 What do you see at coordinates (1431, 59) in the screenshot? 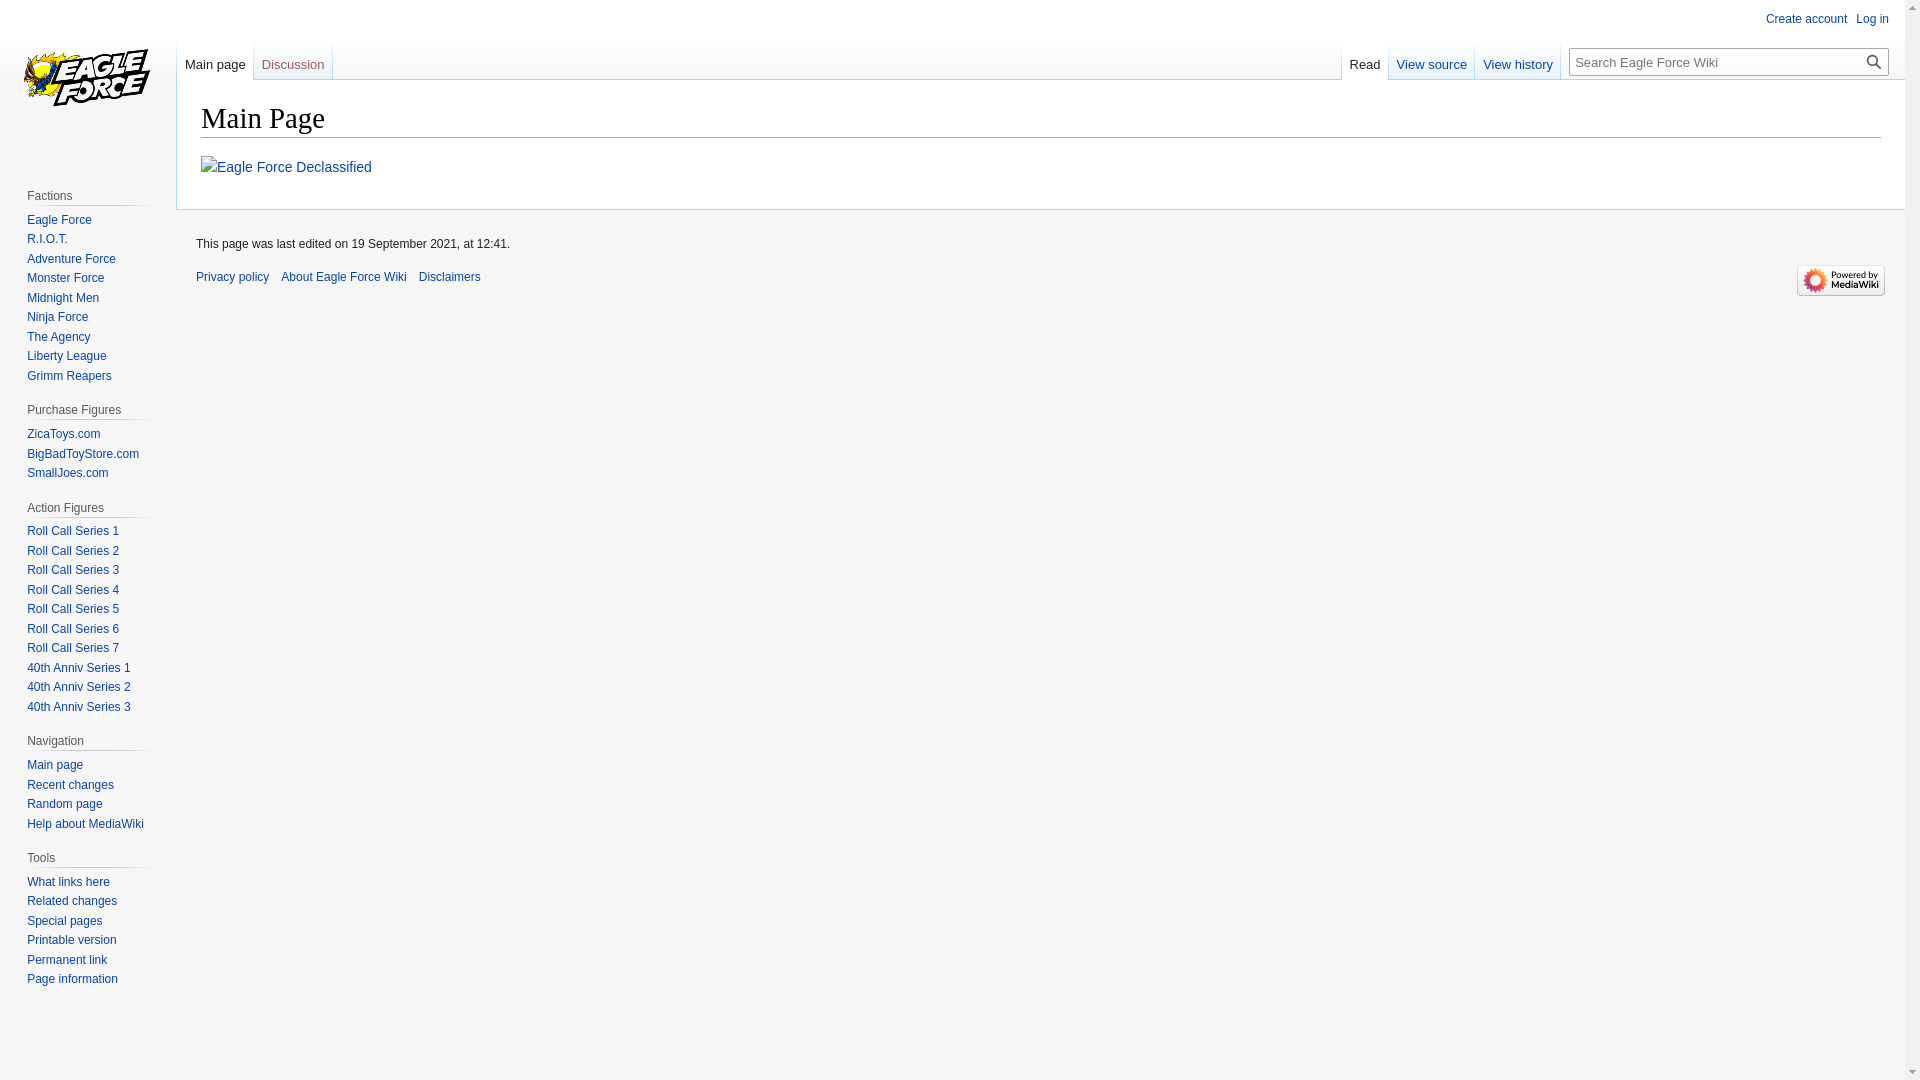
I see `'View source'` at bounding box center [1431, 59].